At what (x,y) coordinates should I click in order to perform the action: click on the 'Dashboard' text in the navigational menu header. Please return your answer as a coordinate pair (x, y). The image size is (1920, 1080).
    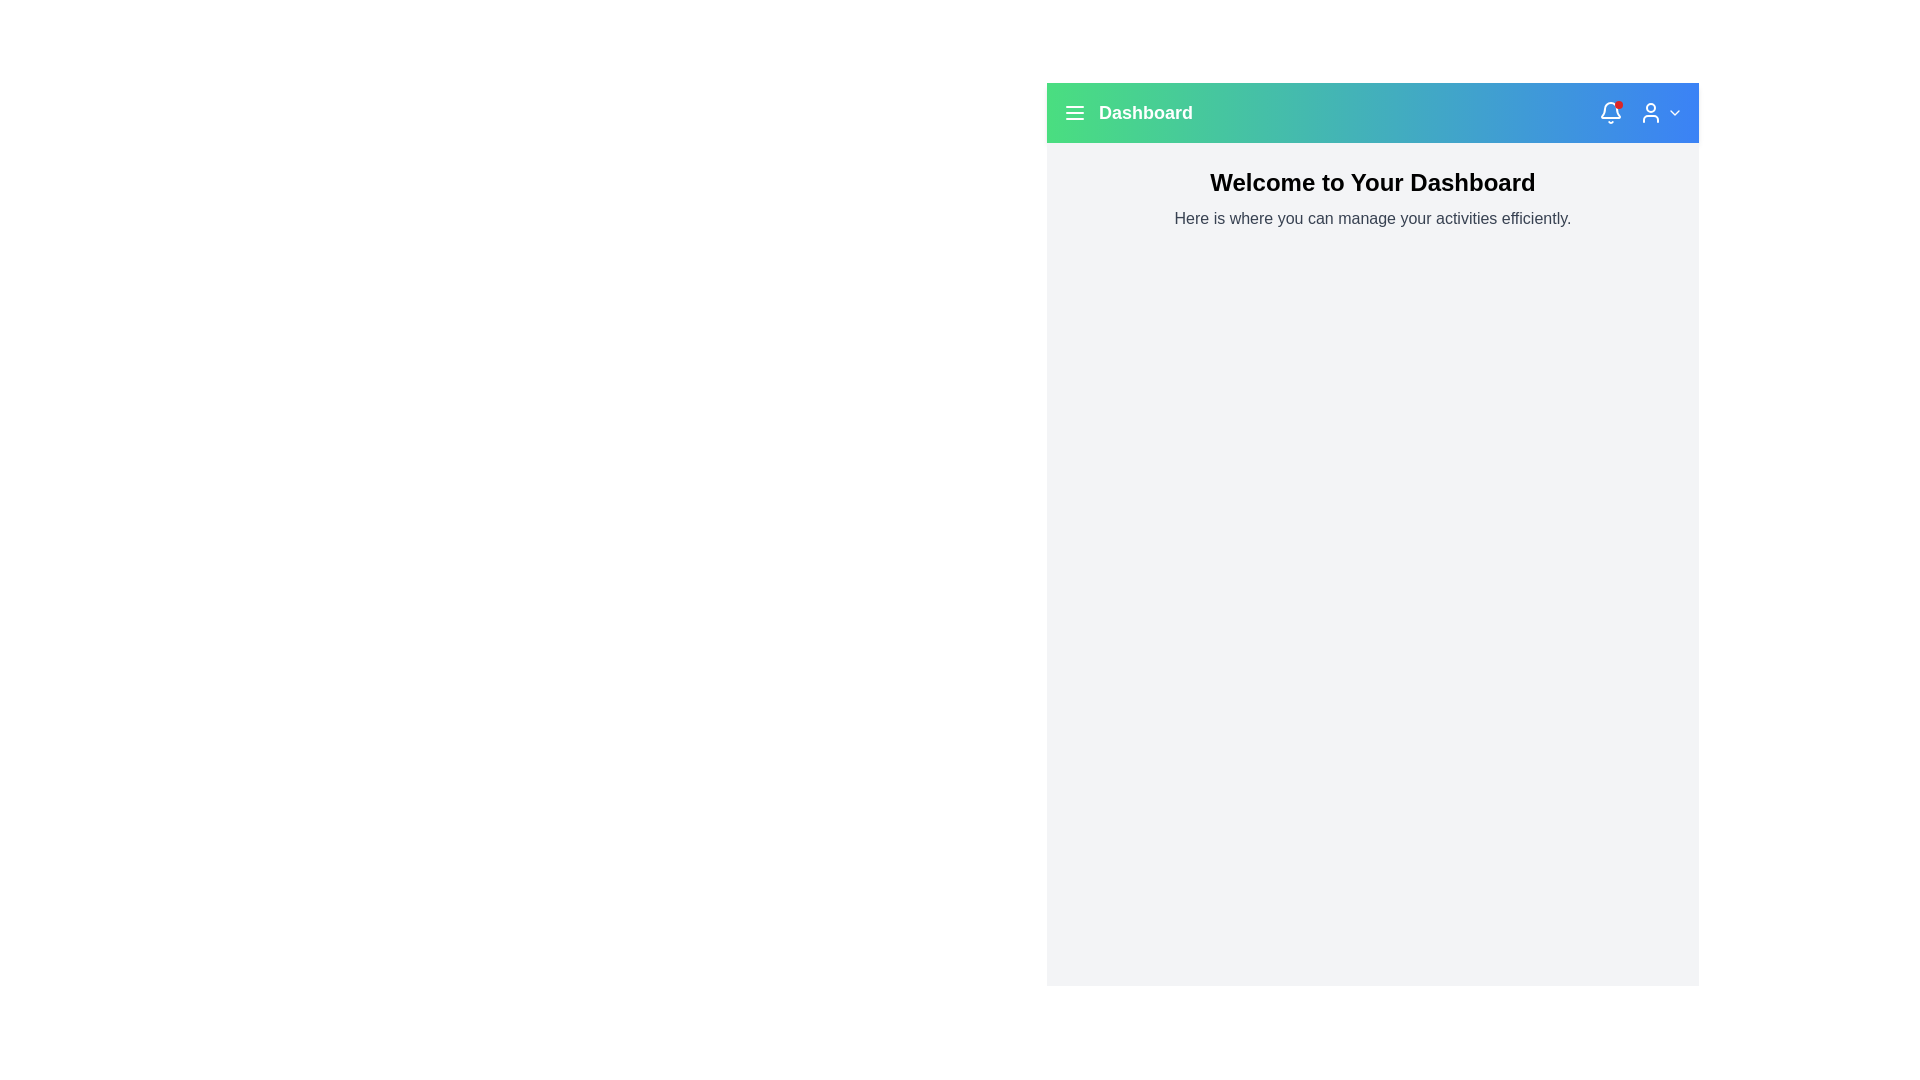
    Looking at the image, I should click on (1128, 112).